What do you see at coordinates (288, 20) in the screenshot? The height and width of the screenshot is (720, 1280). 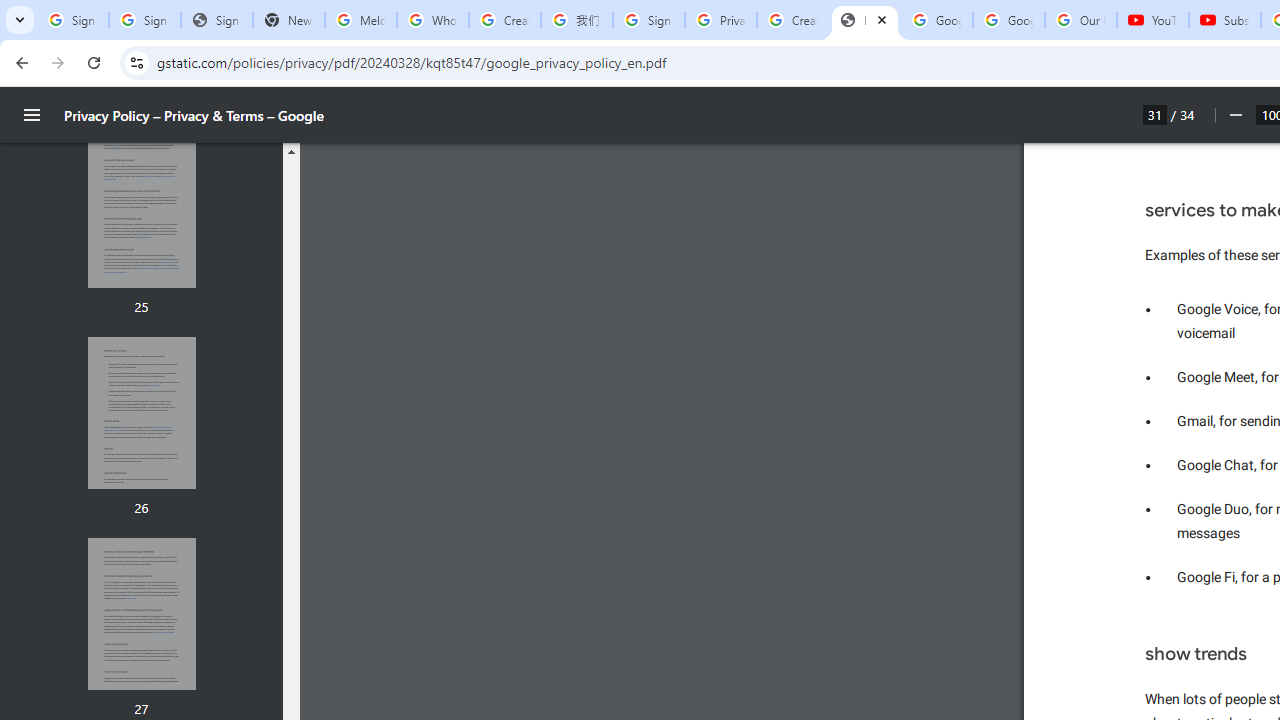 I see `'New Tab'` at bounding box center [288, 20].